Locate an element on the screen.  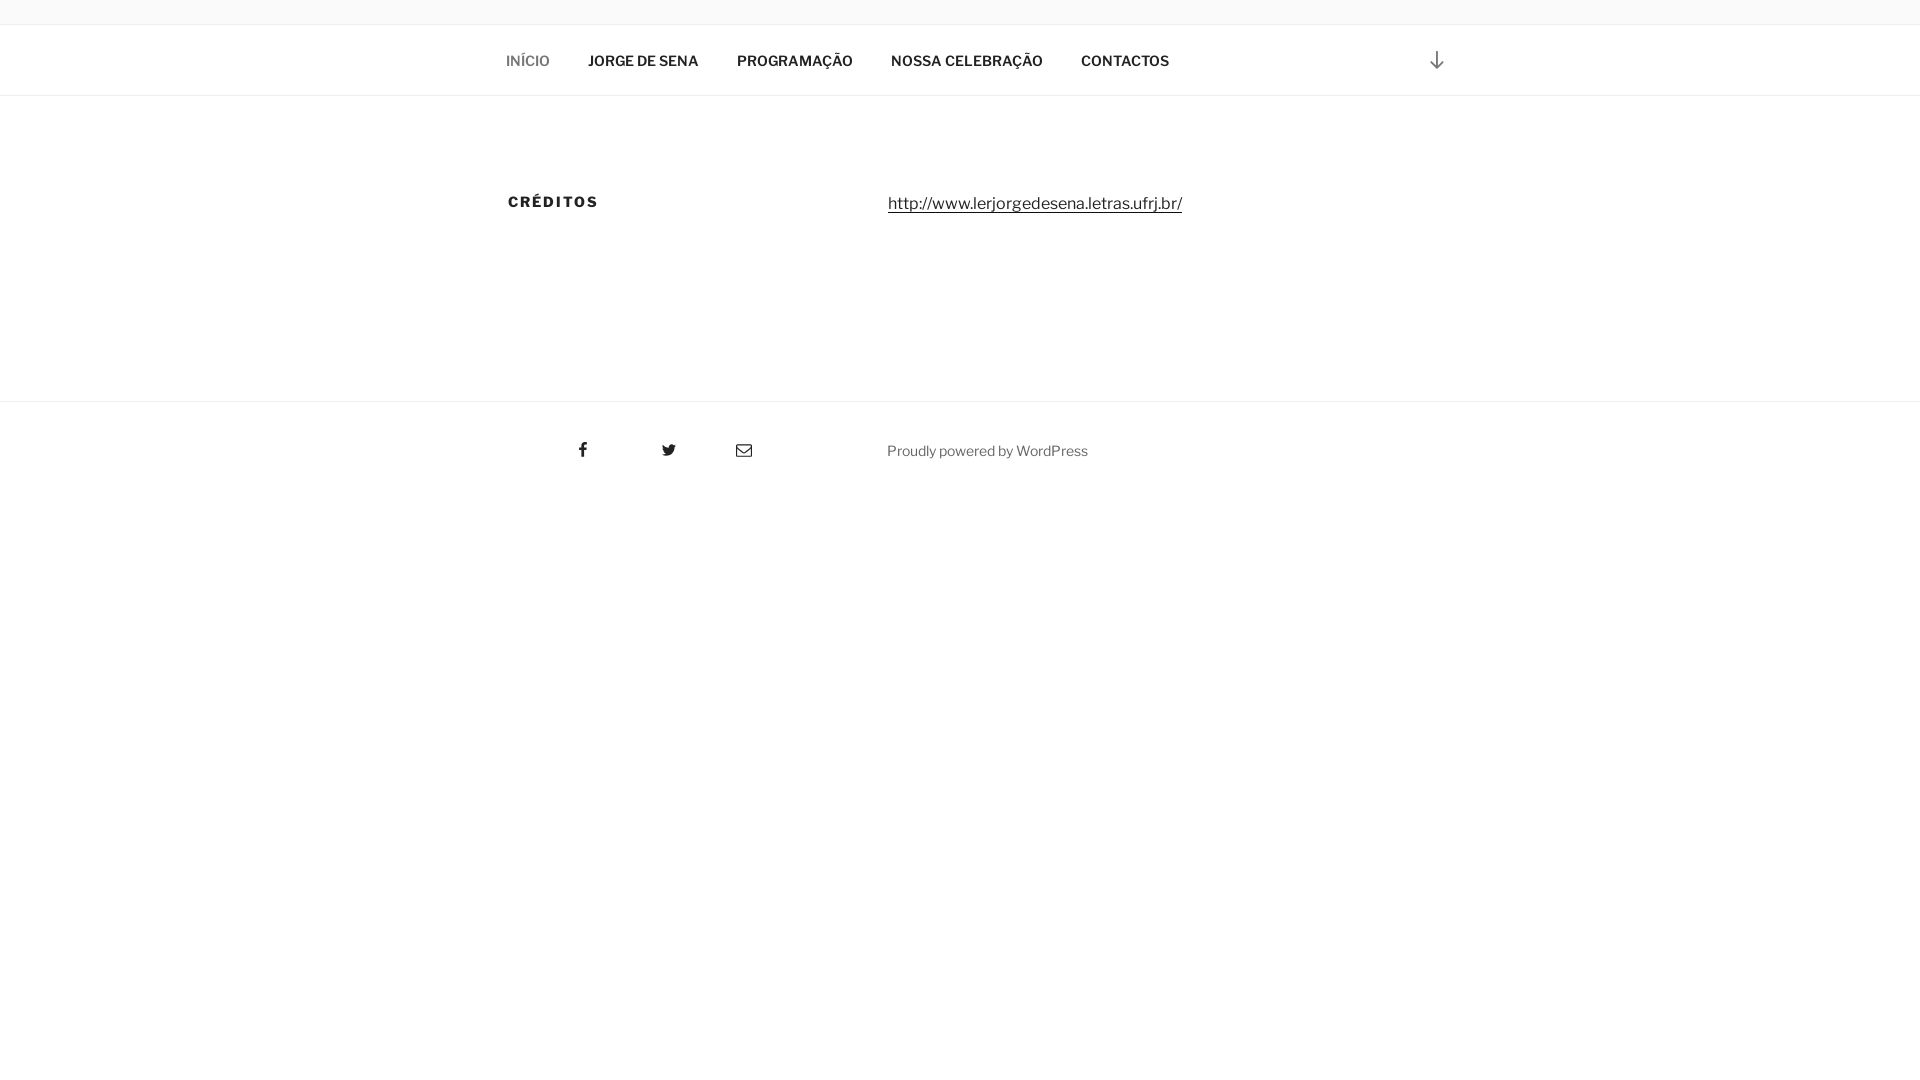
'CONTACTOS' is located at coordinates (1124, 59).